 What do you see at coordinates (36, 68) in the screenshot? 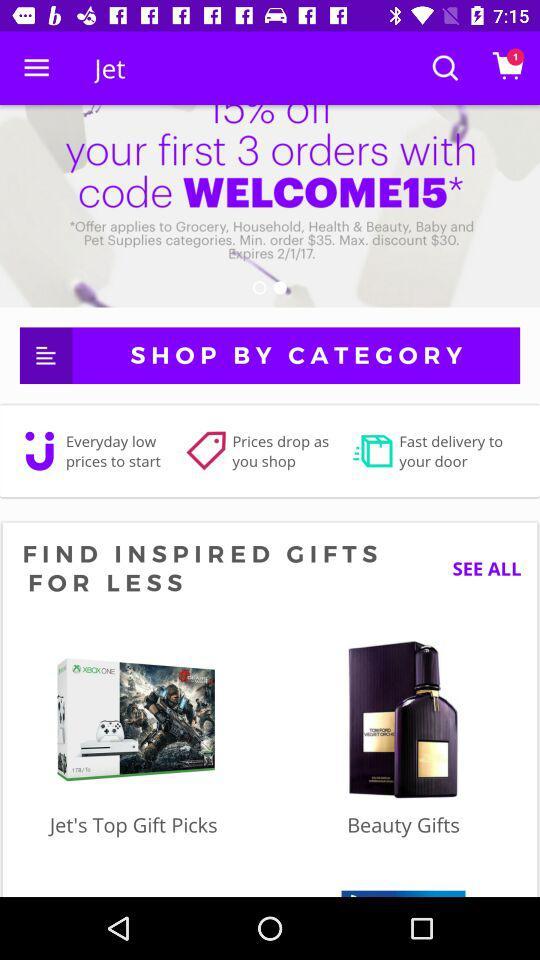
I see `the icon to the left of the jet icon` at bounding box center [36, 68].